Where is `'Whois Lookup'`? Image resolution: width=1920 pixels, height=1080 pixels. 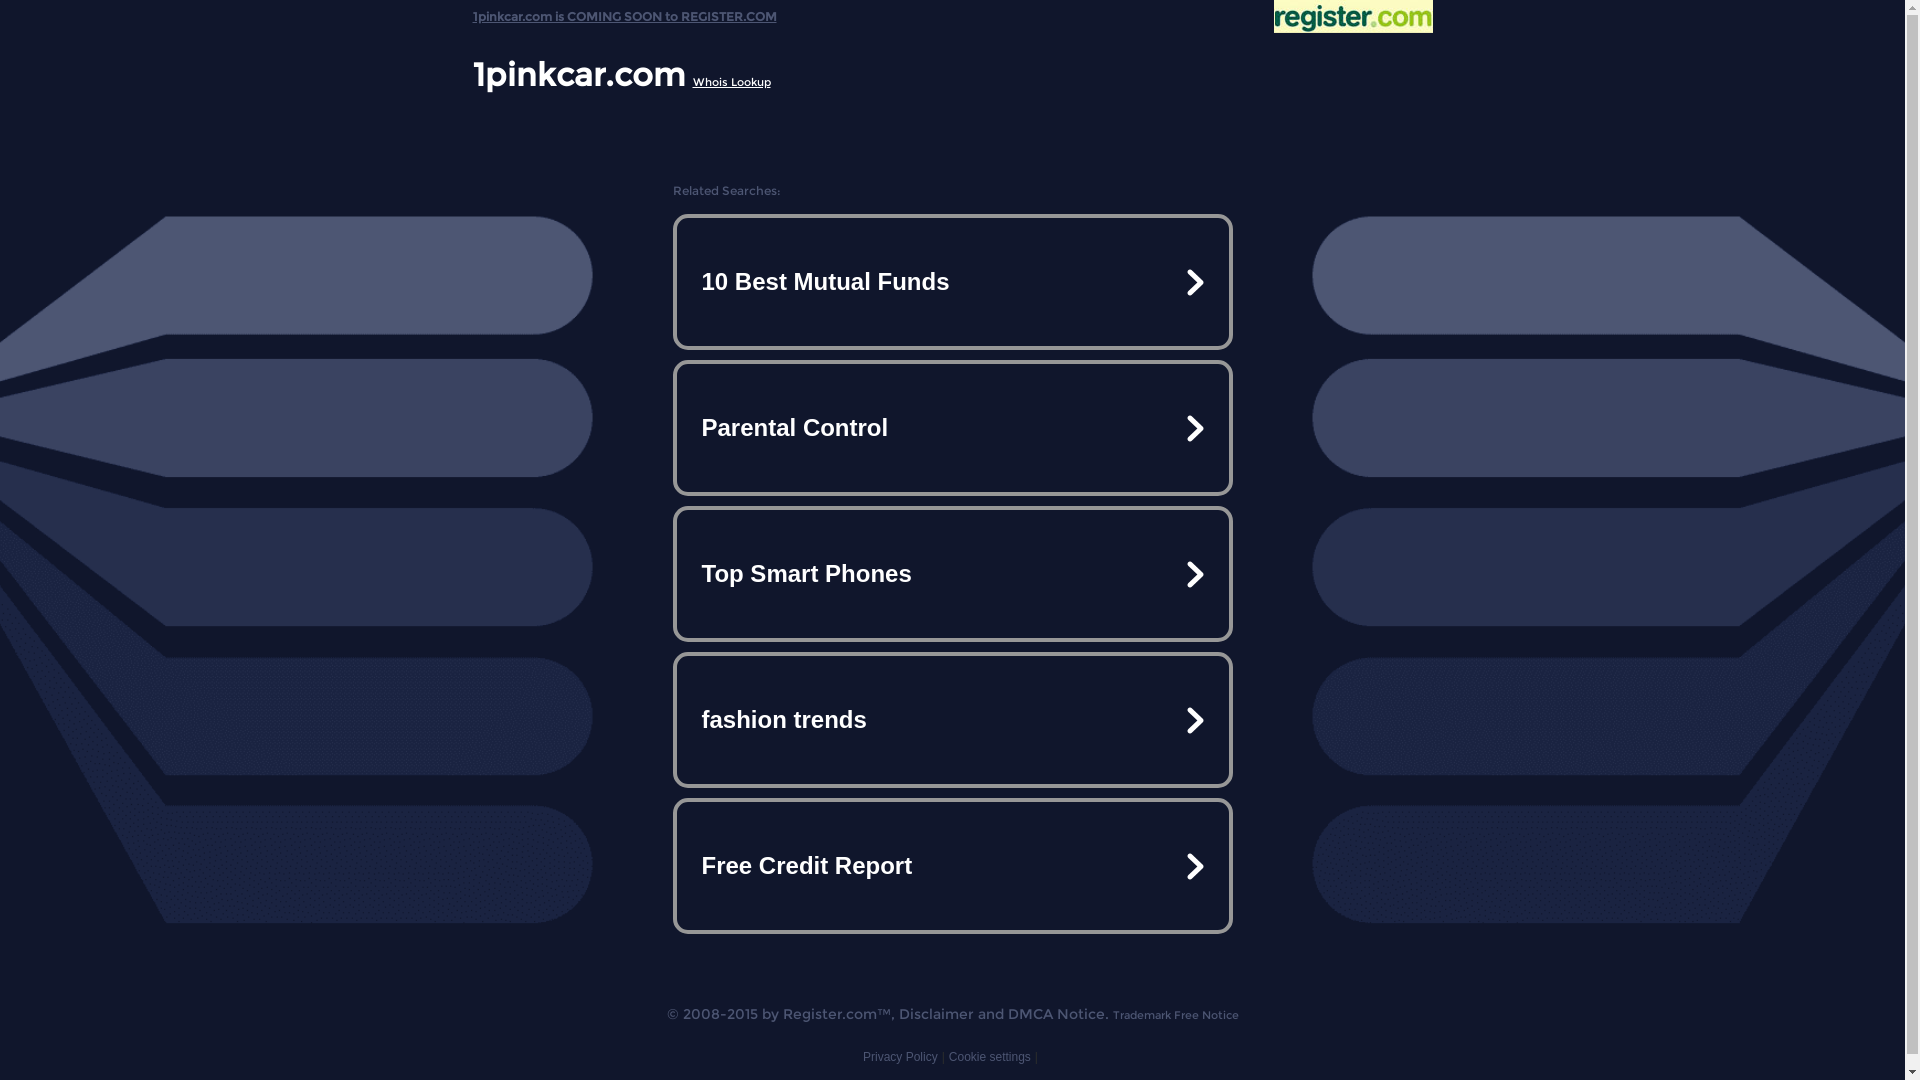 'Whois Lookup' is located at coordinates (729, 80).